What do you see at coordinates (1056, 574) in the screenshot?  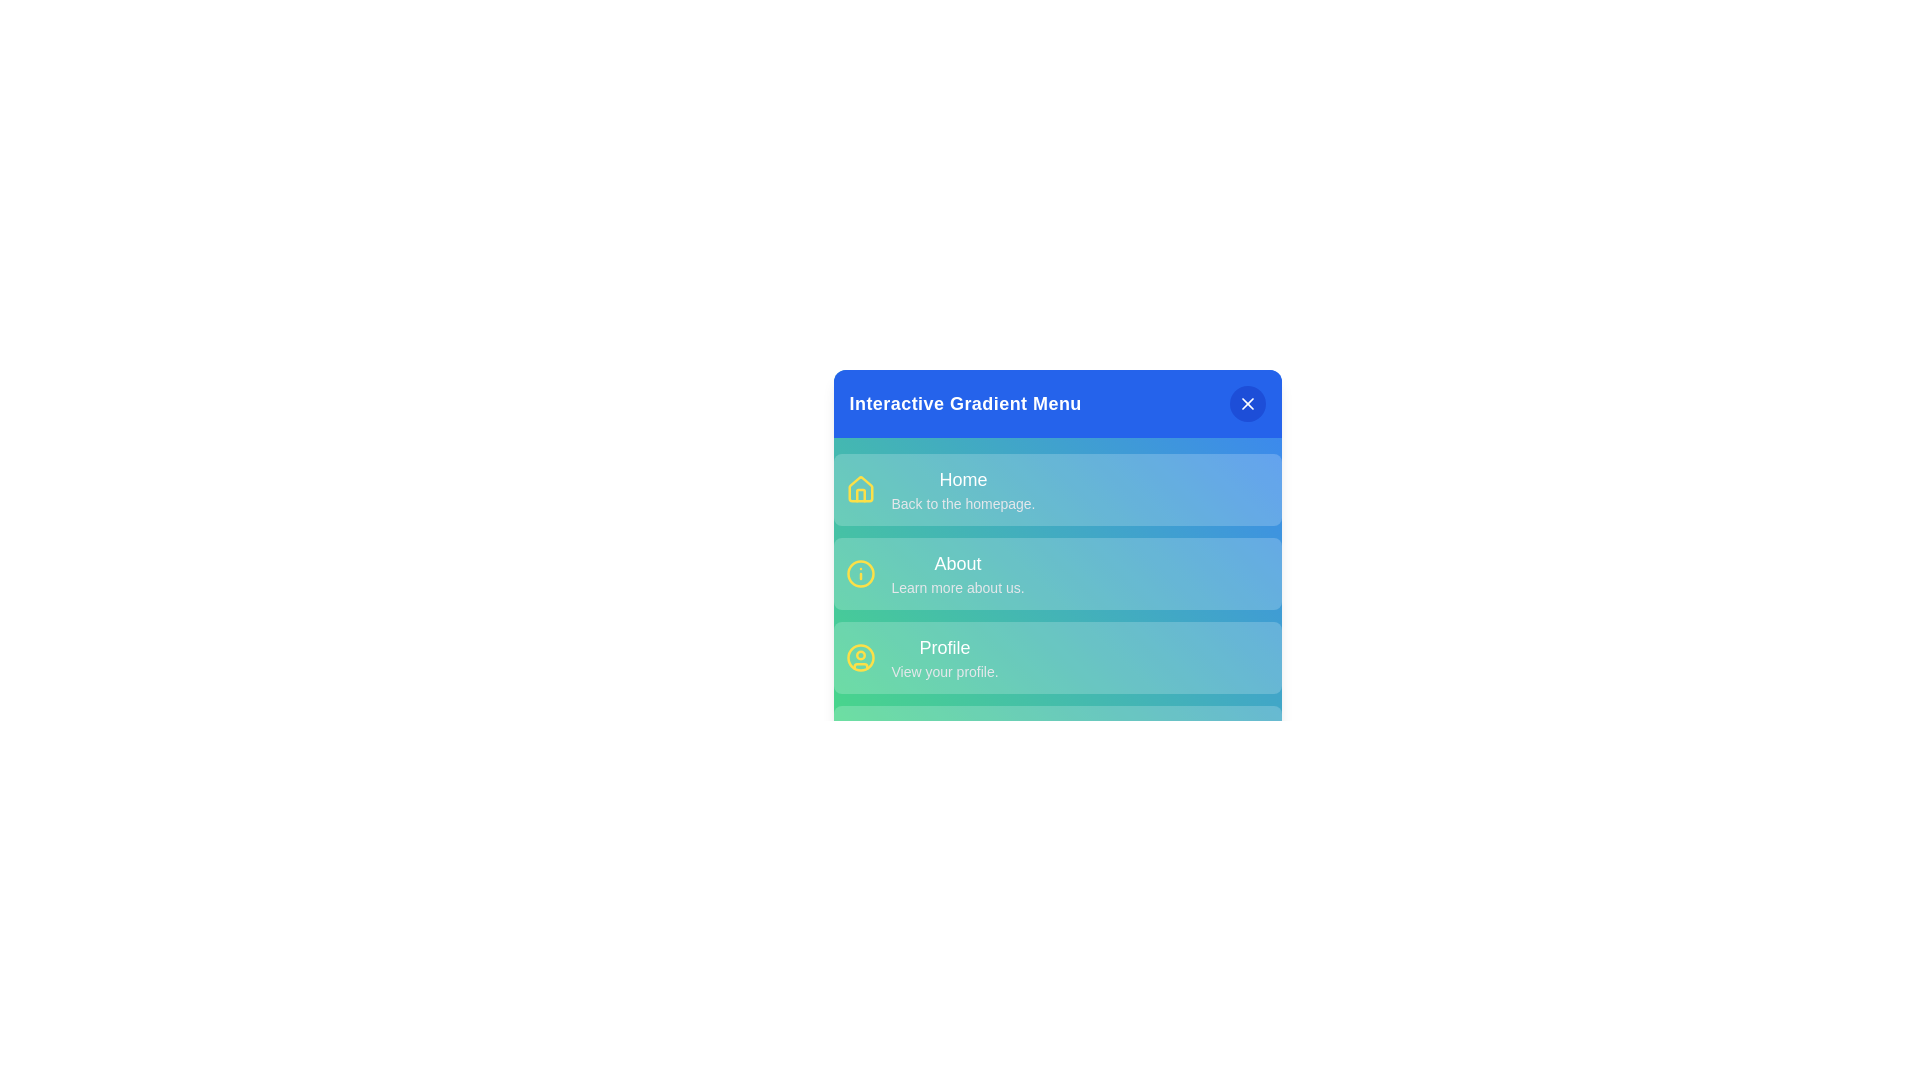 I see `the menu item corresponding to About` at bounding box center [1056, 574].